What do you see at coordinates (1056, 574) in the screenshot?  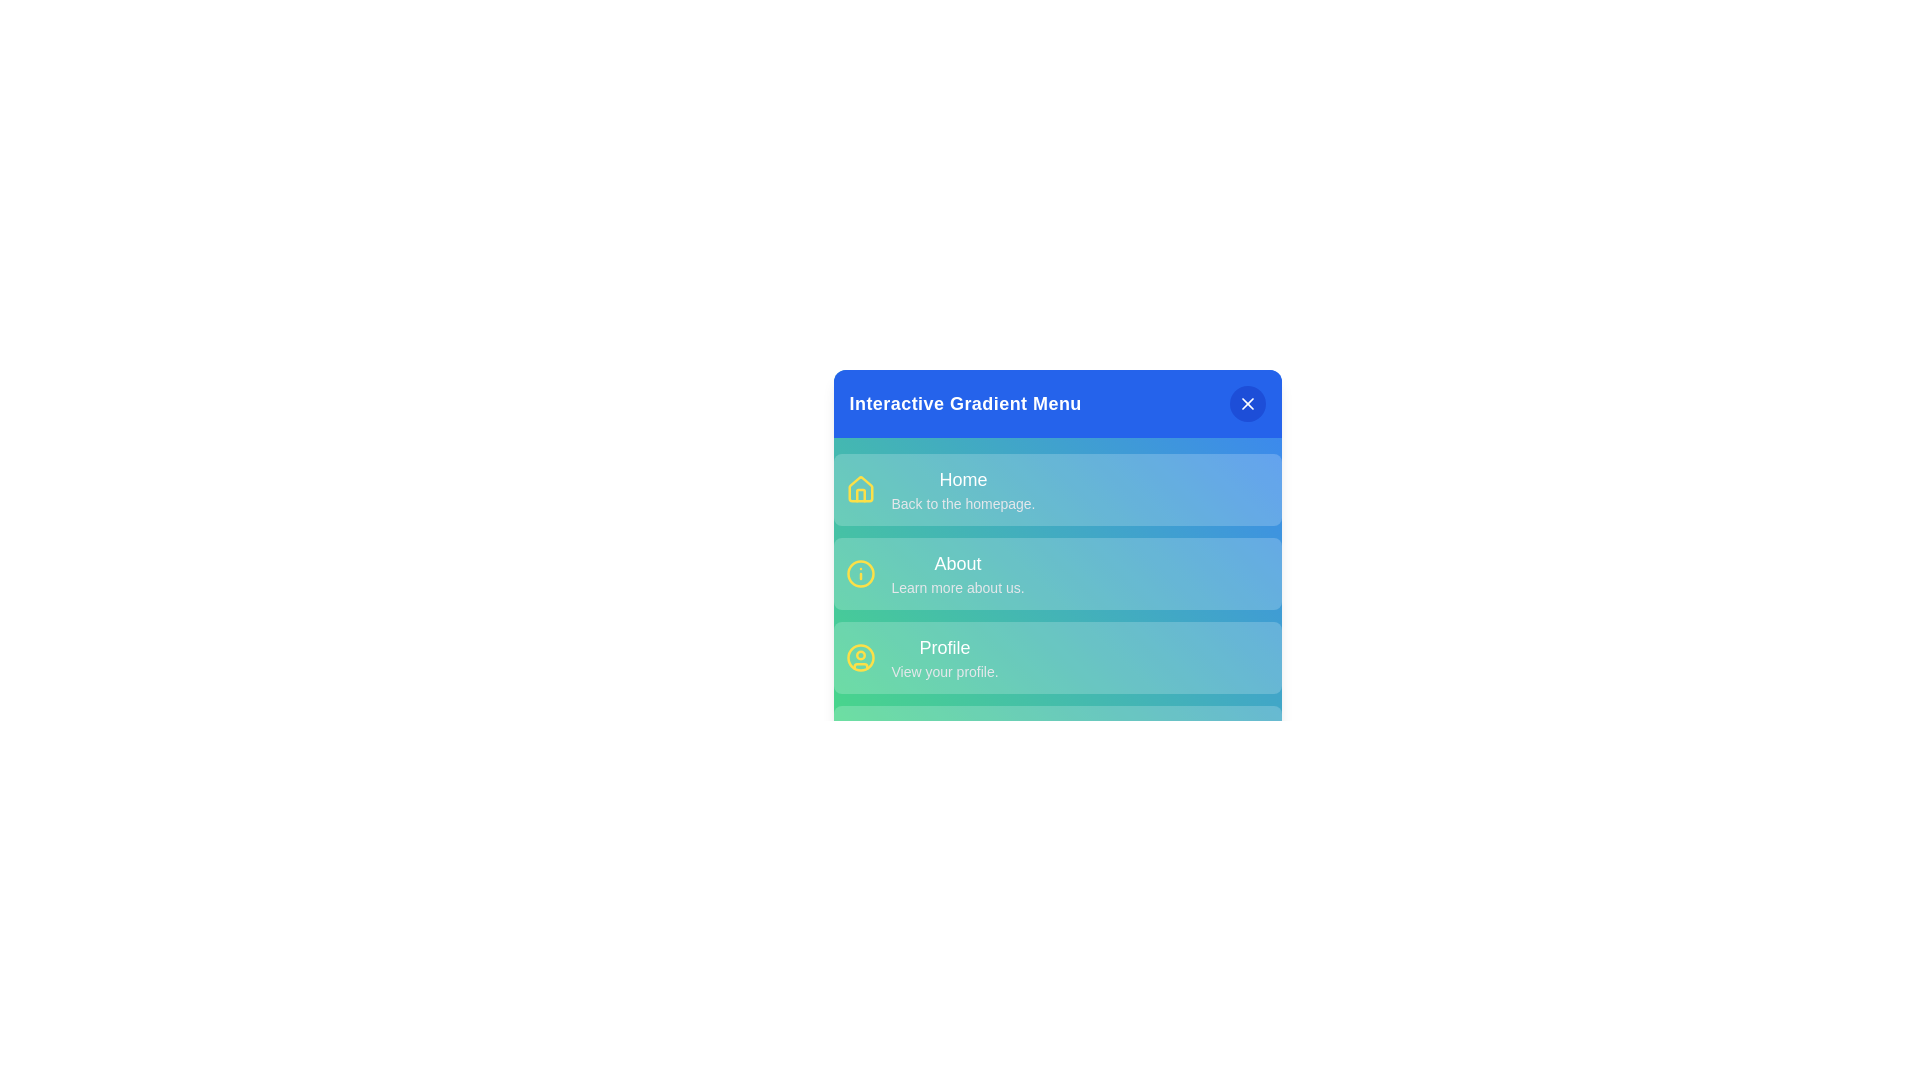 I see `the menu item corresponding to About` at bounding box center [1056, 574].